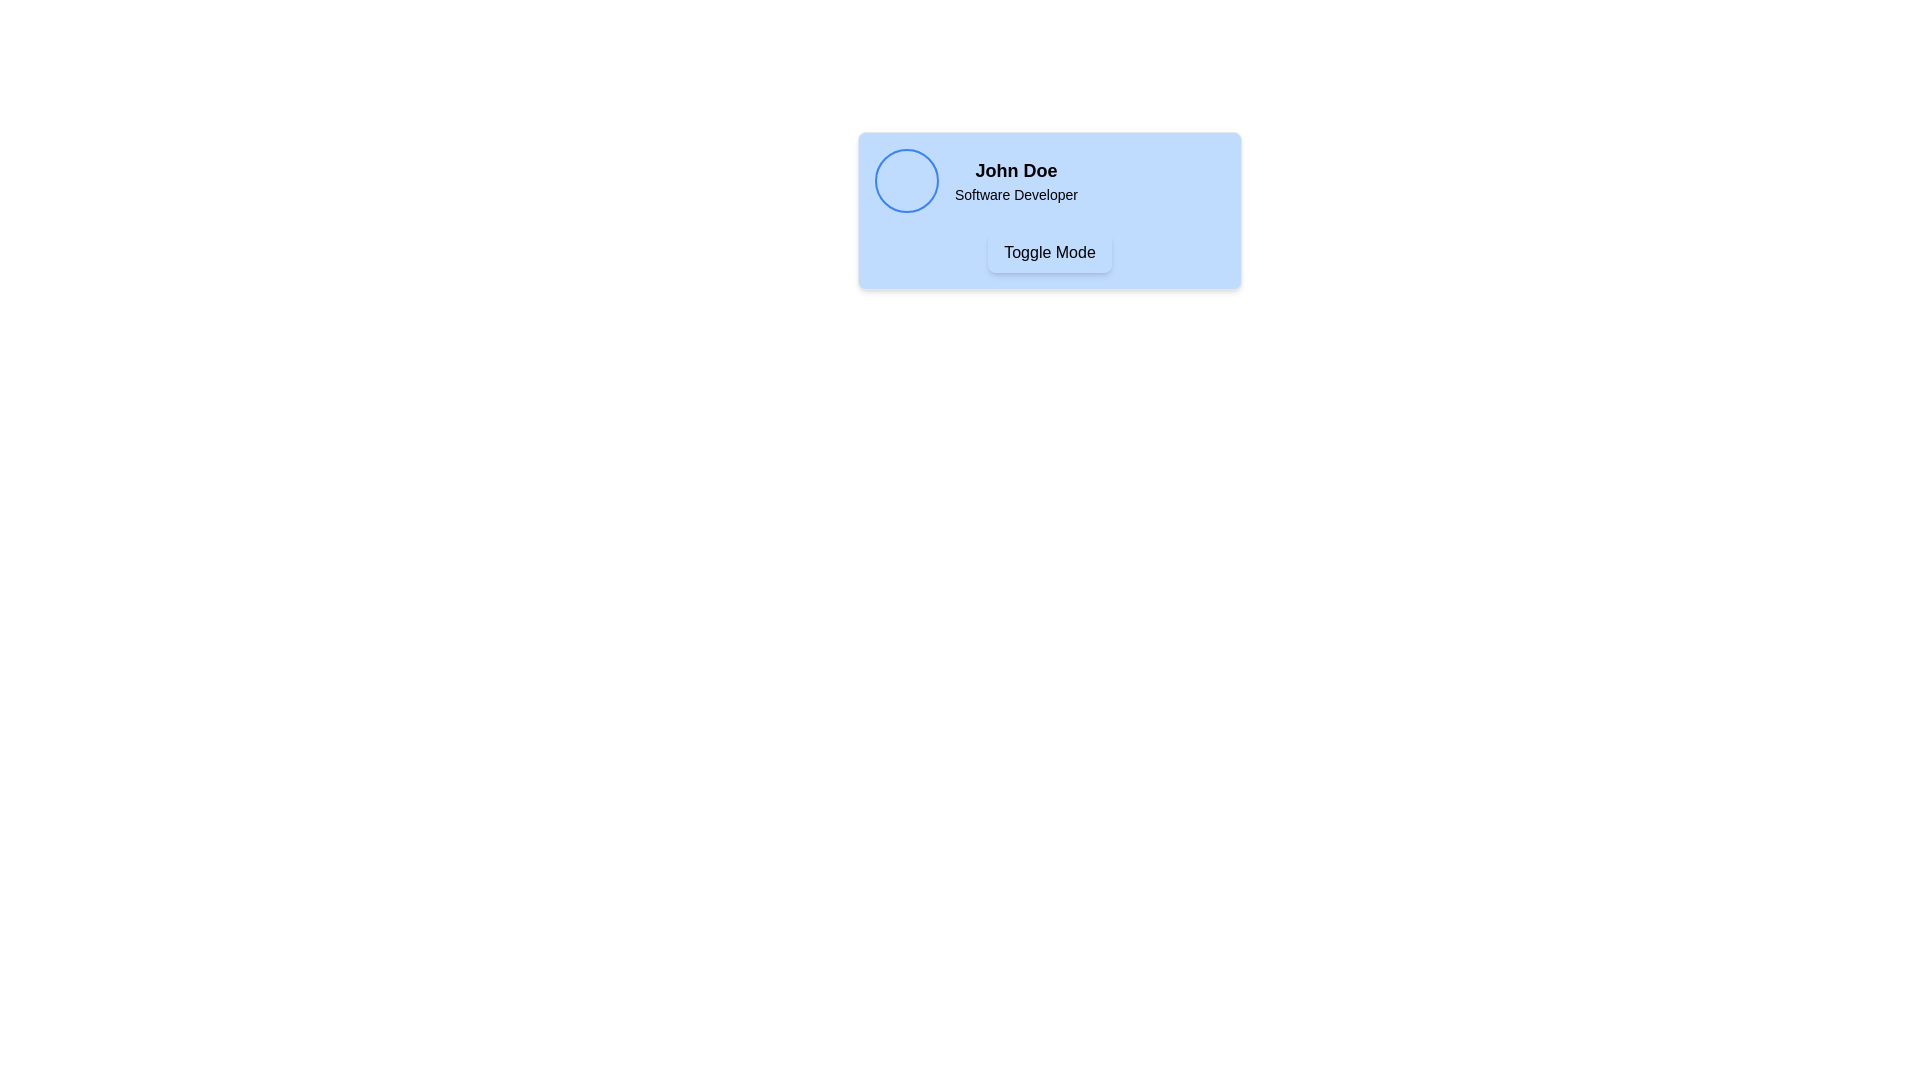 The image size is (1920, 1080). Describe the element at coordinates (1016, 181) in the screenshot. I see `the text block displaying the name and role of a person, located to the right of a circular profile picture` at that location.